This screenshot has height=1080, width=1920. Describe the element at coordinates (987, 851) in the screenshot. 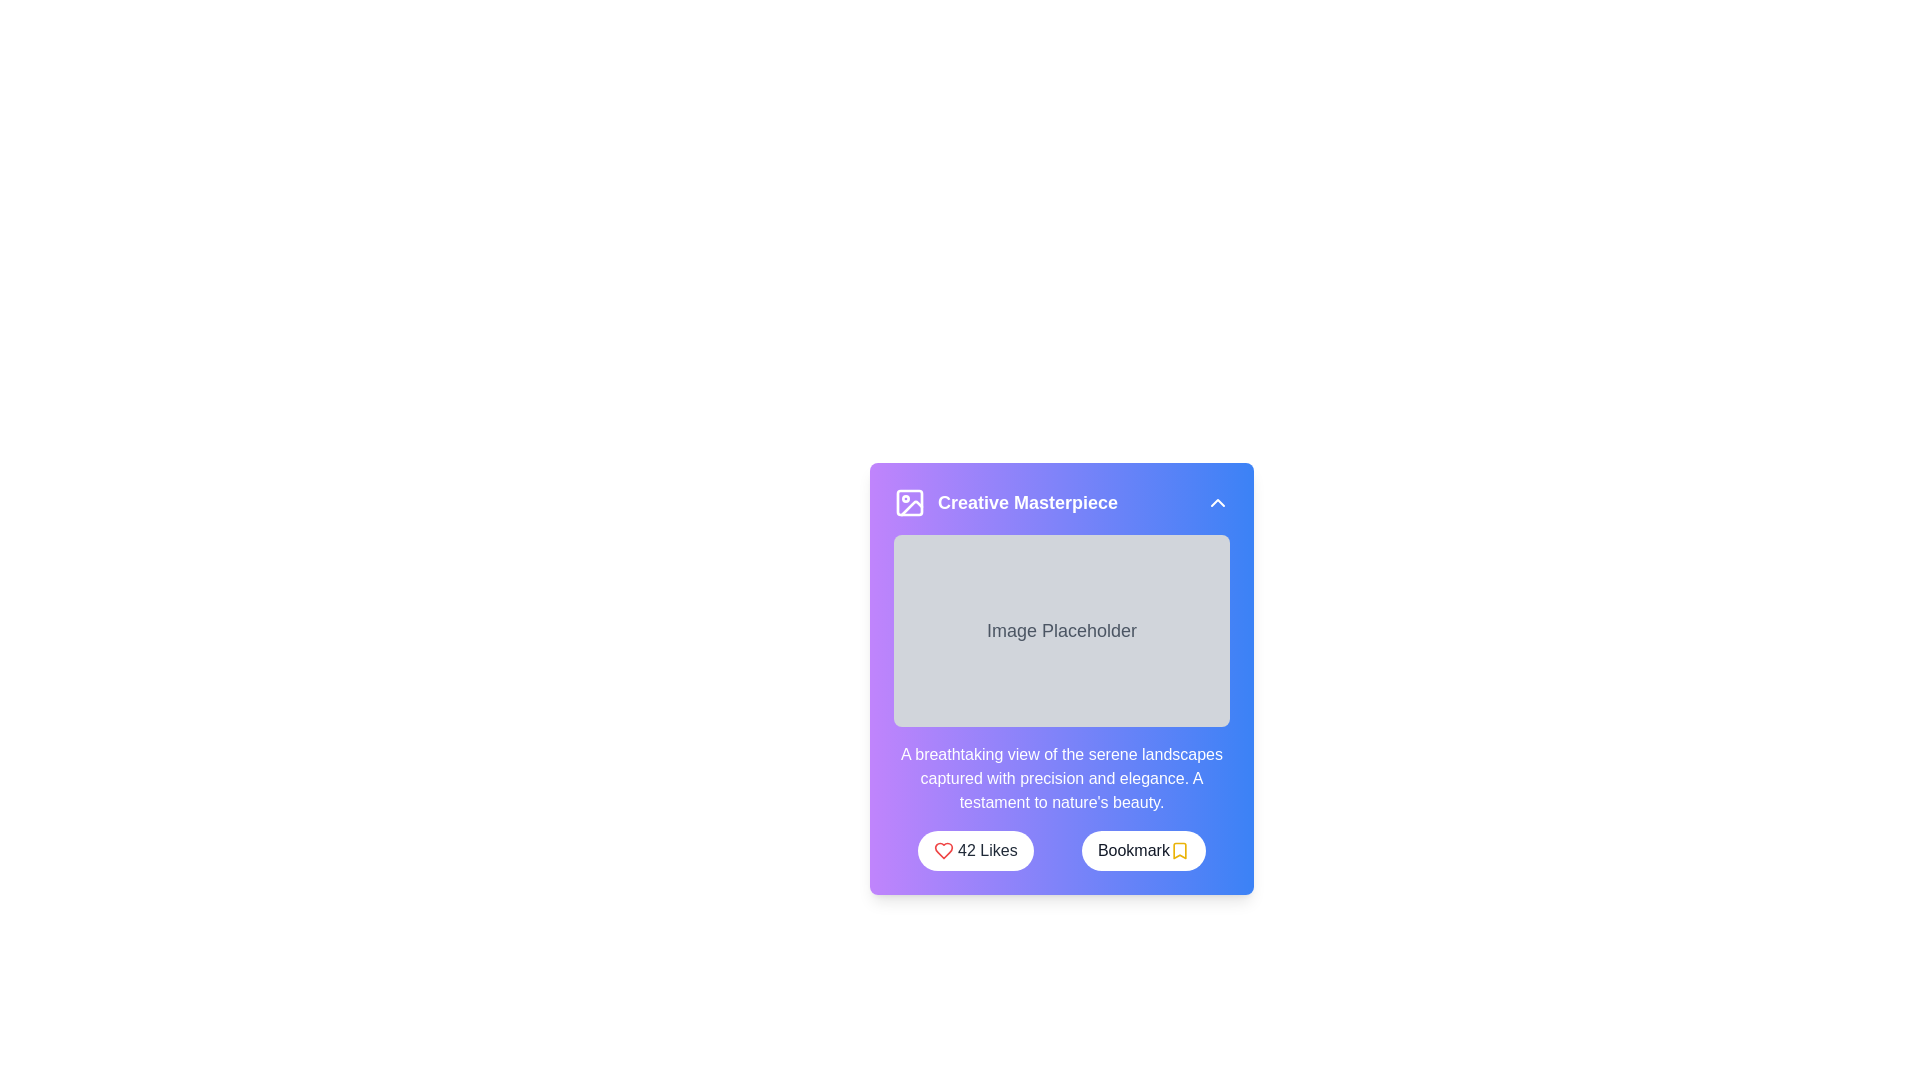

I see `the text label displaying '42 Likes' which indicates the count of likes a post has received, located within a rounded white background button in the bottom left section of a card-like component` at that location.